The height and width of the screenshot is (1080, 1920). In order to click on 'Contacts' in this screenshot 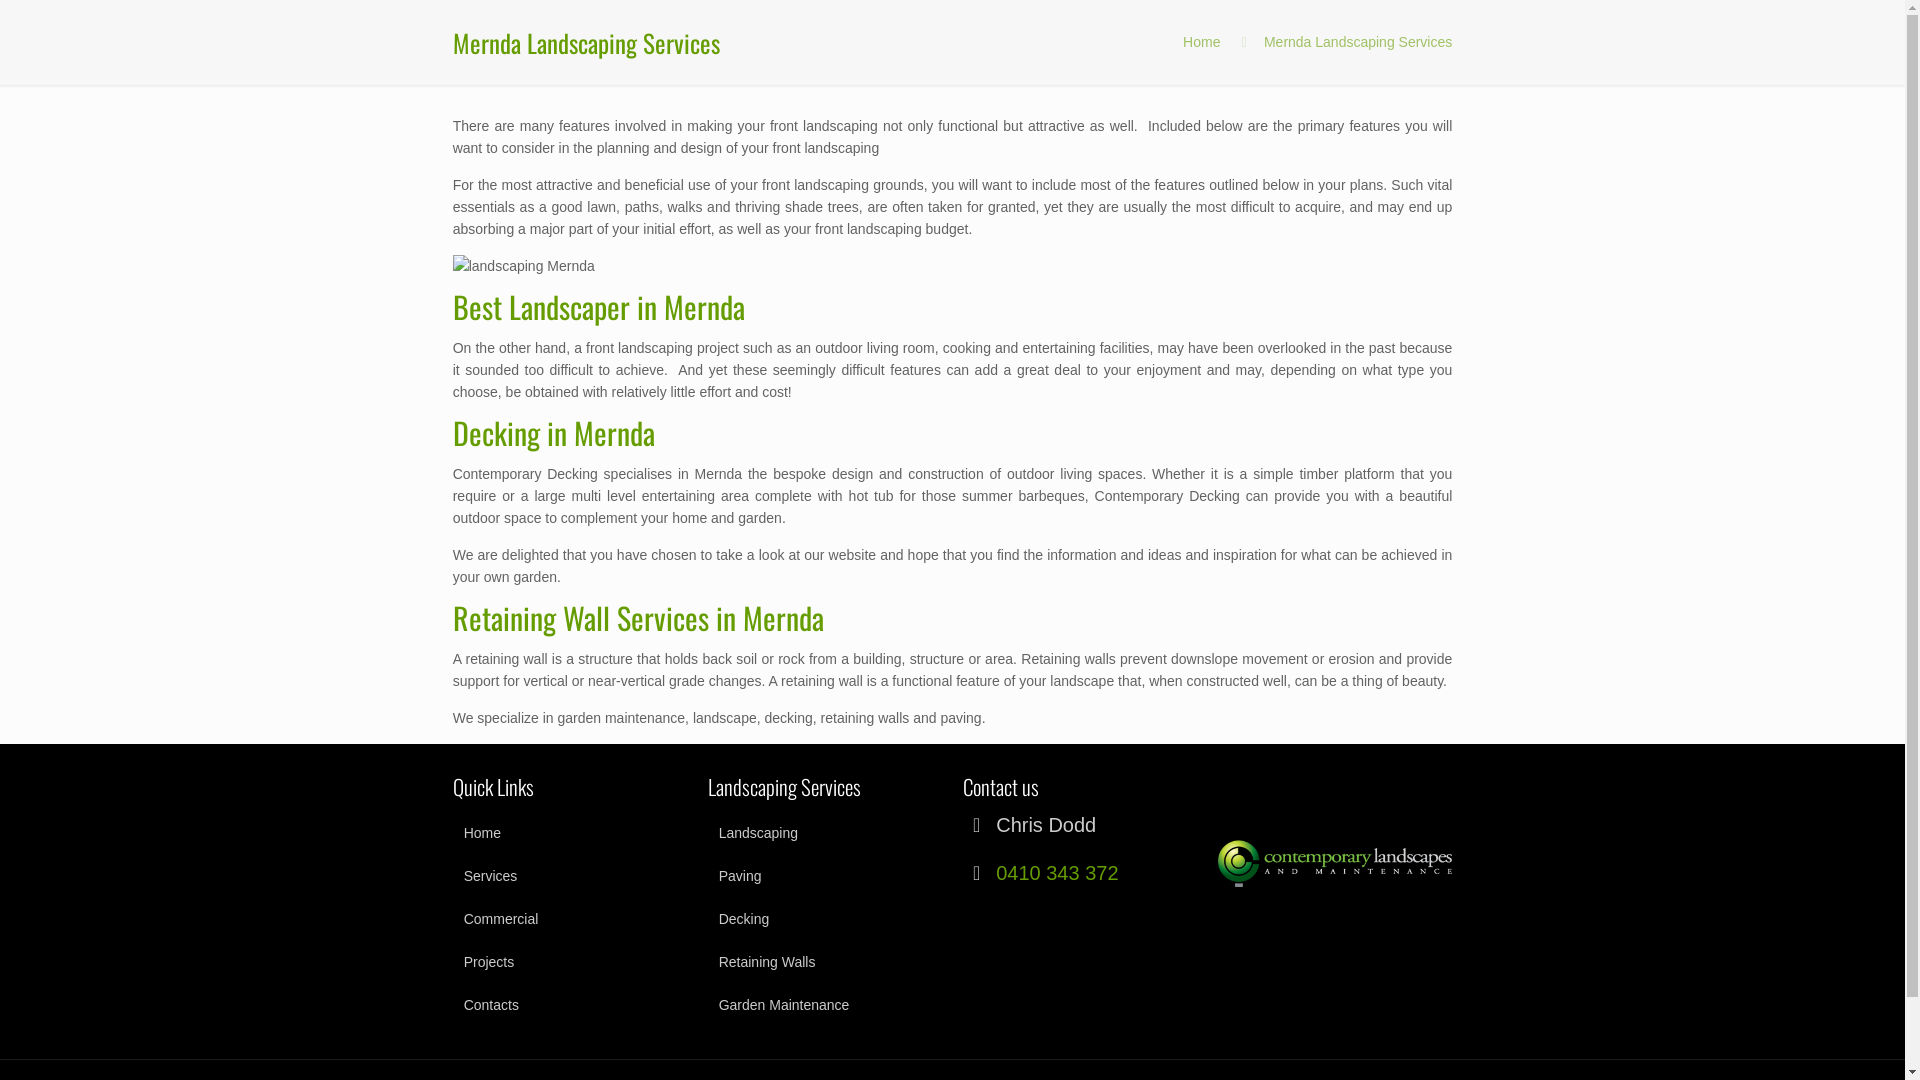, I will do `click(569, 1005)`.